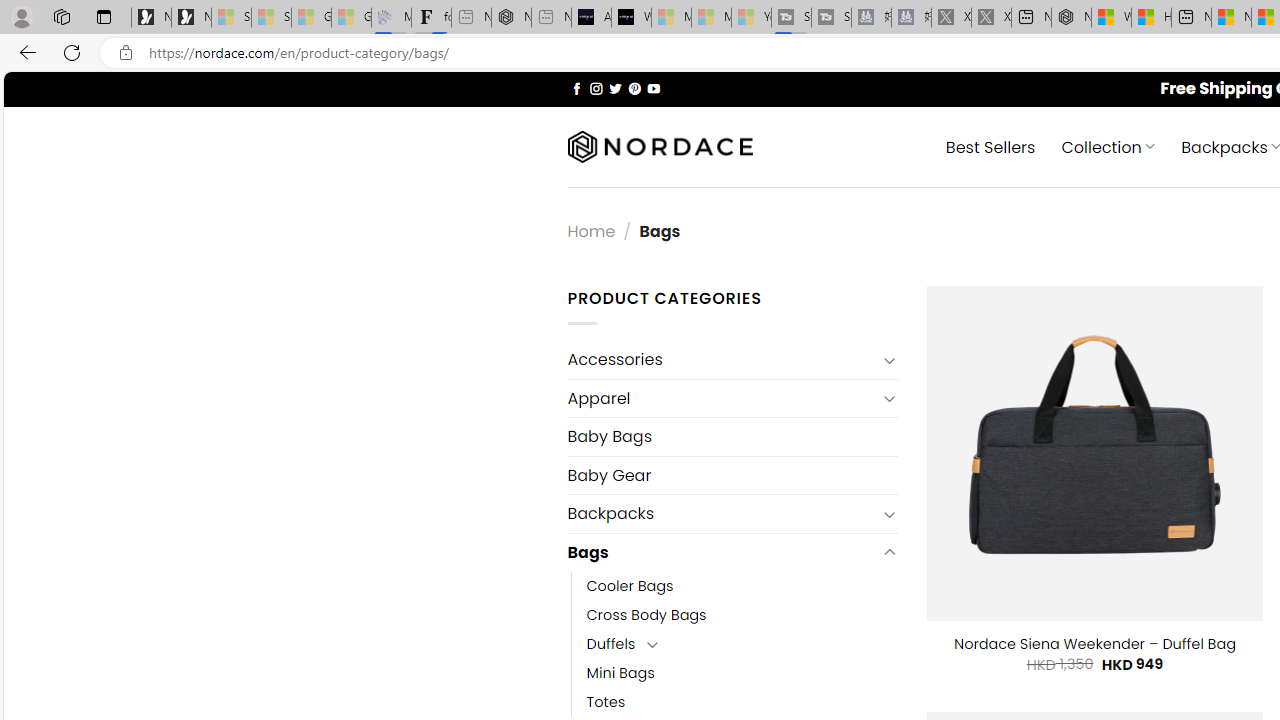  I want to click on 'Nordace', so click(659, 146).